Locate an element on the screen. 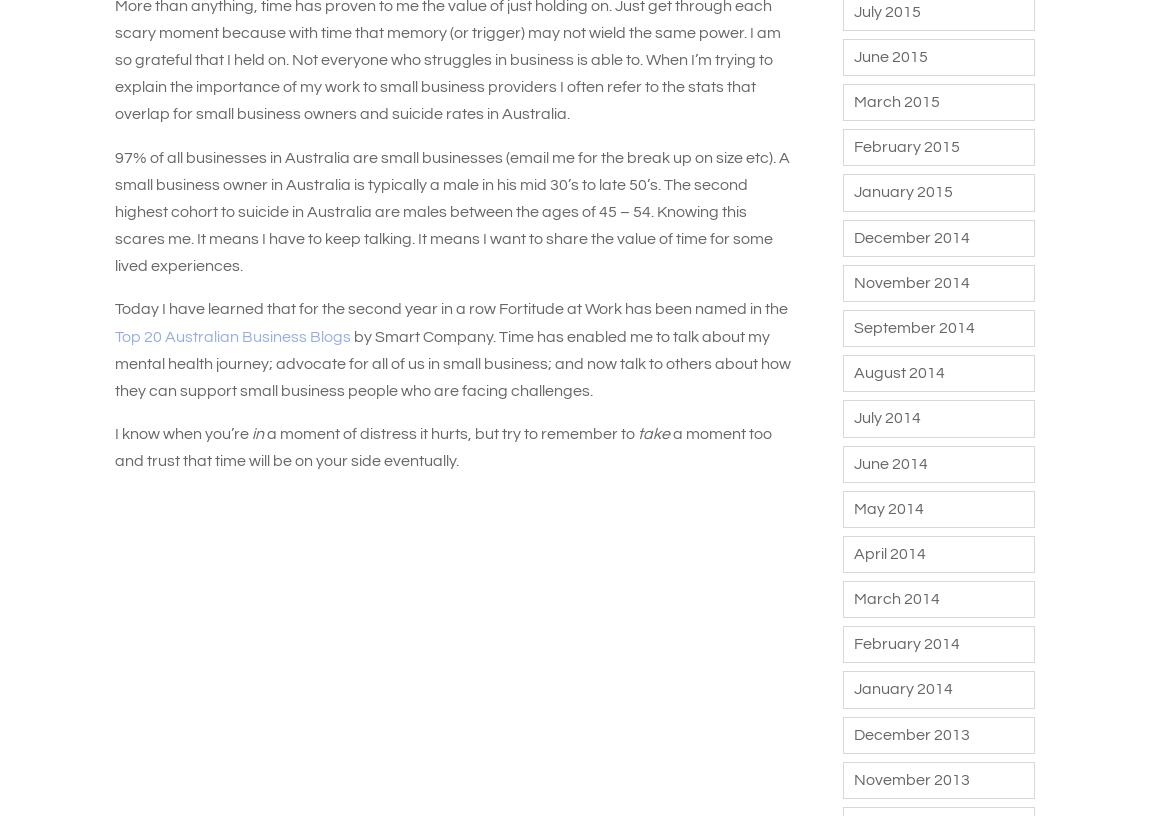  'January 2015' is located at coordinates (902, 192).